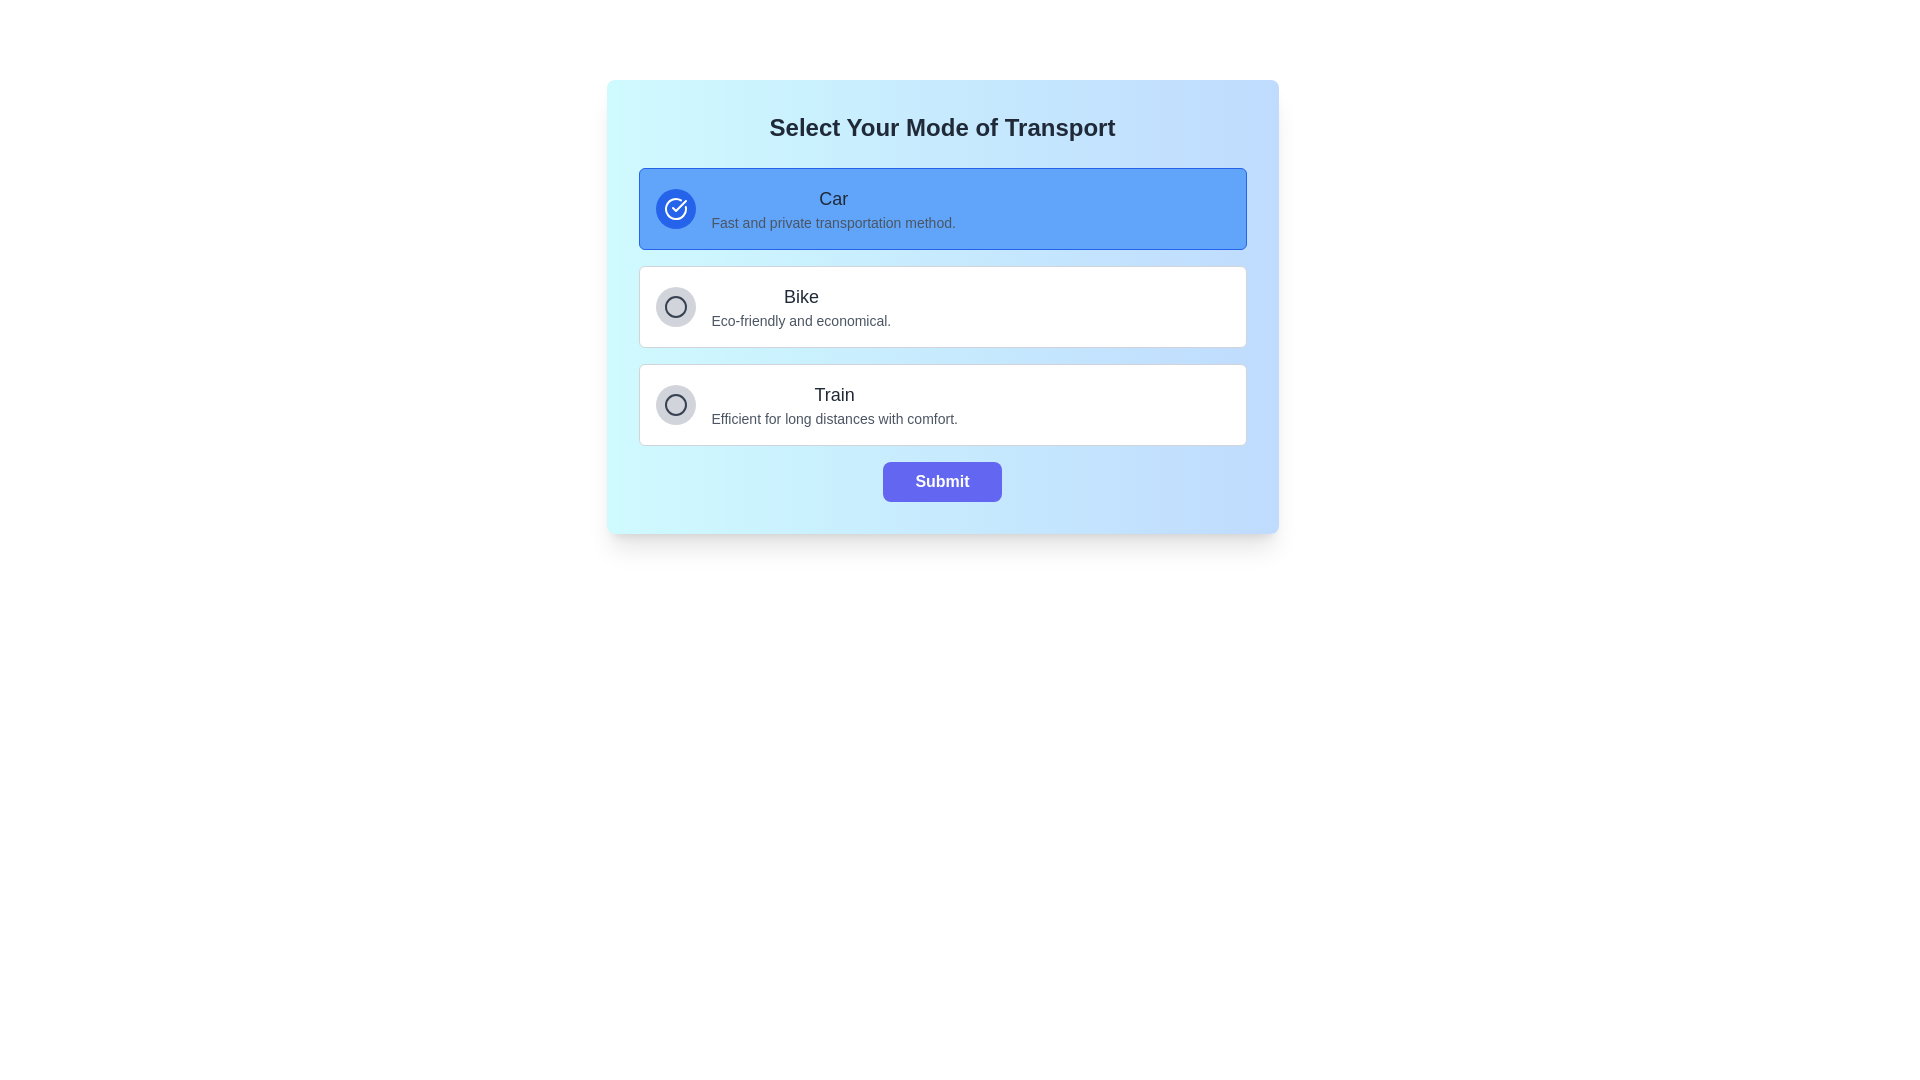 The width and height of the screenshot is (1920, 1080). Describe the element at coordinates (801, 307) in the screenshot. I see `descriptive information provided in the Text block about the 'Bike' transportation option, which is centrally located in the interface below 'Car' and above 'Train'` at that location.